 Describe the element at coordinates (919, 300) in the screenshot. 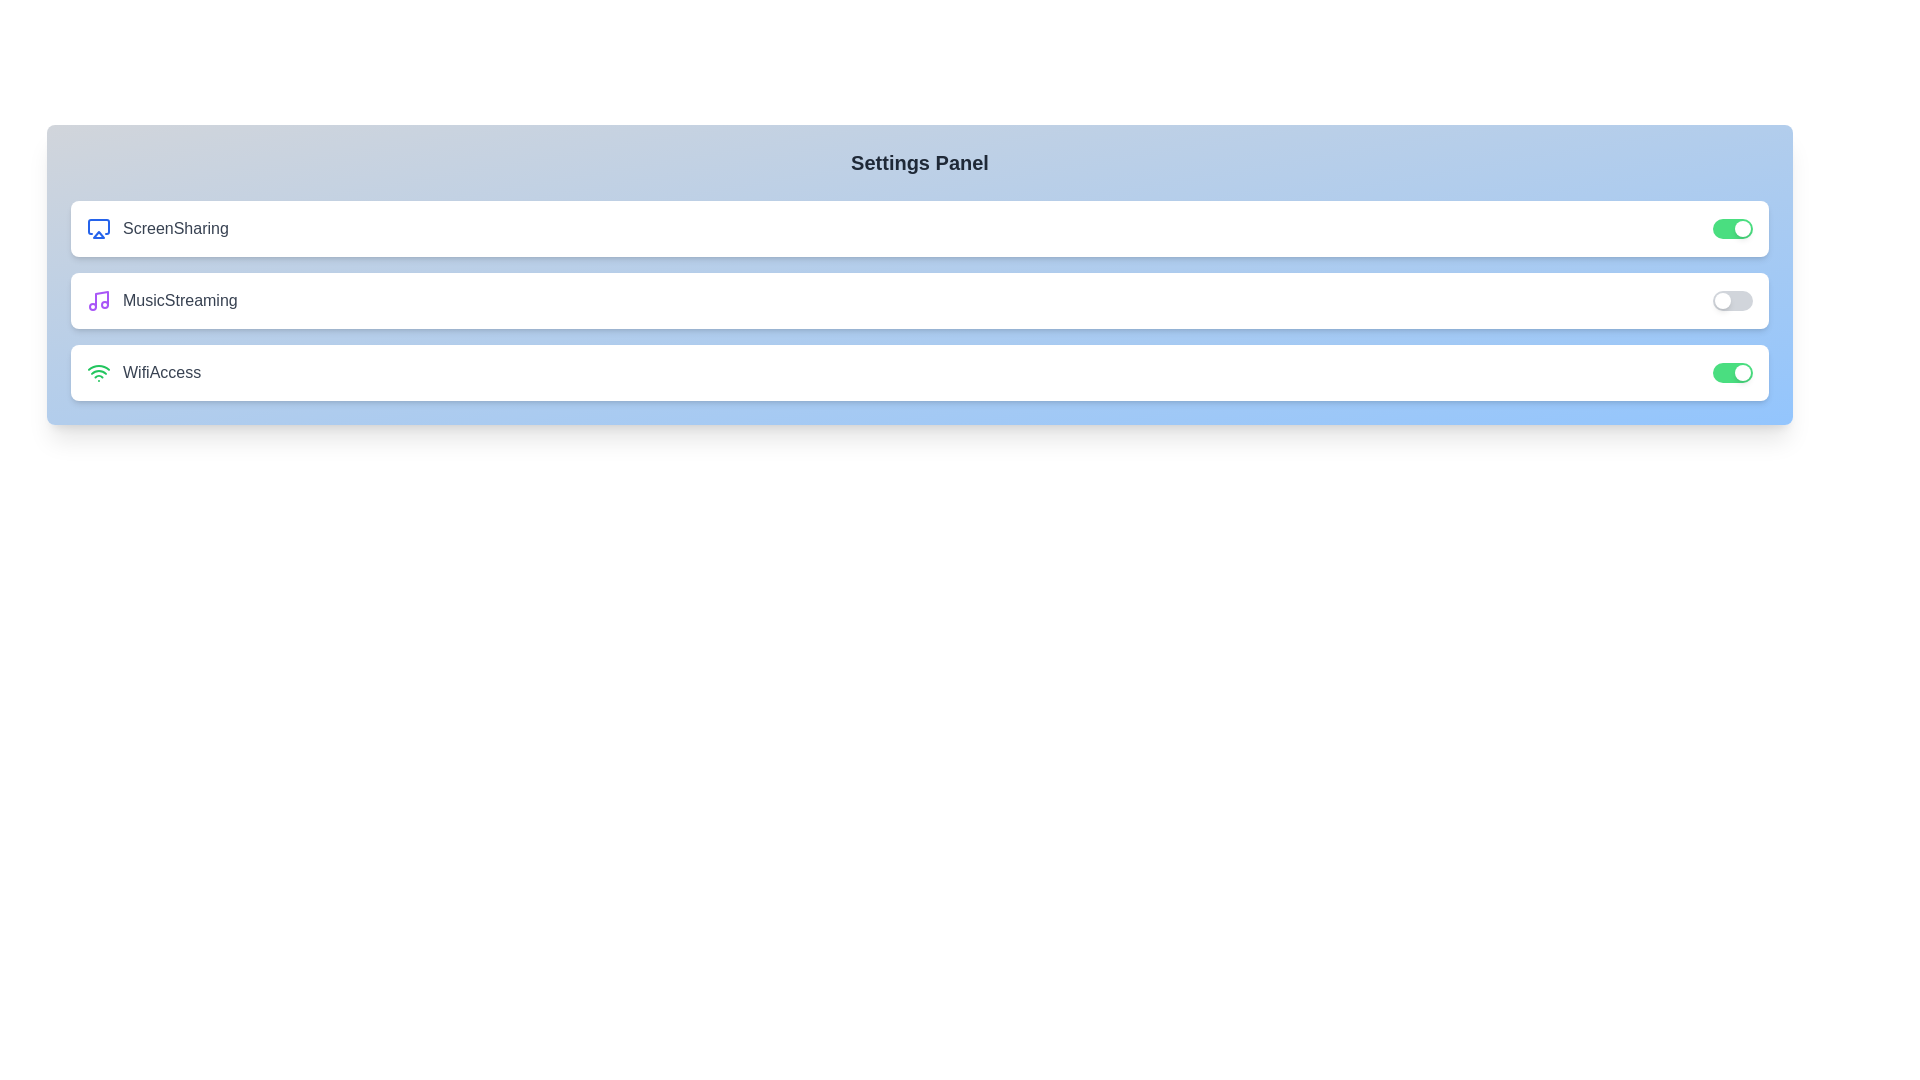

I see `the setting musicStreaming to view its hover effect` at that location.